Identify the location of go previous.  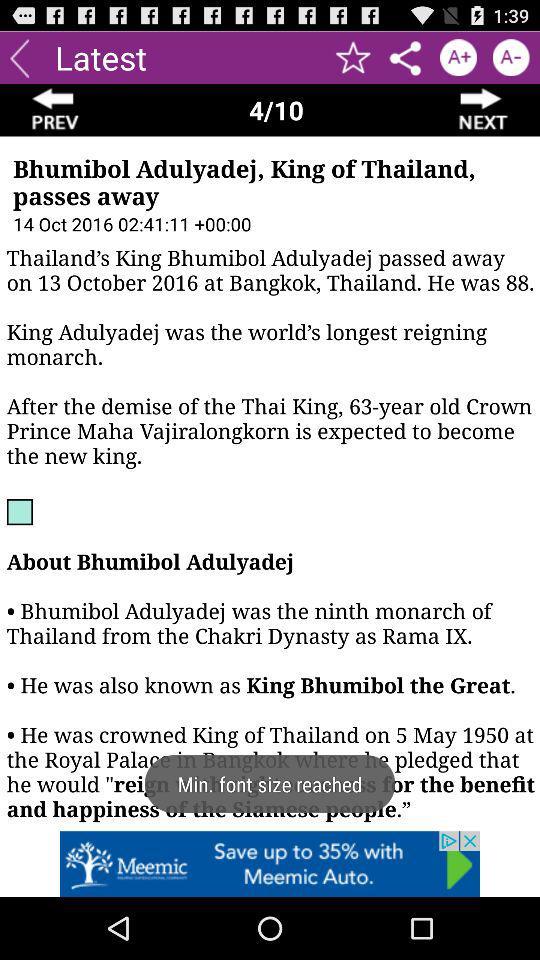
(18, 56).